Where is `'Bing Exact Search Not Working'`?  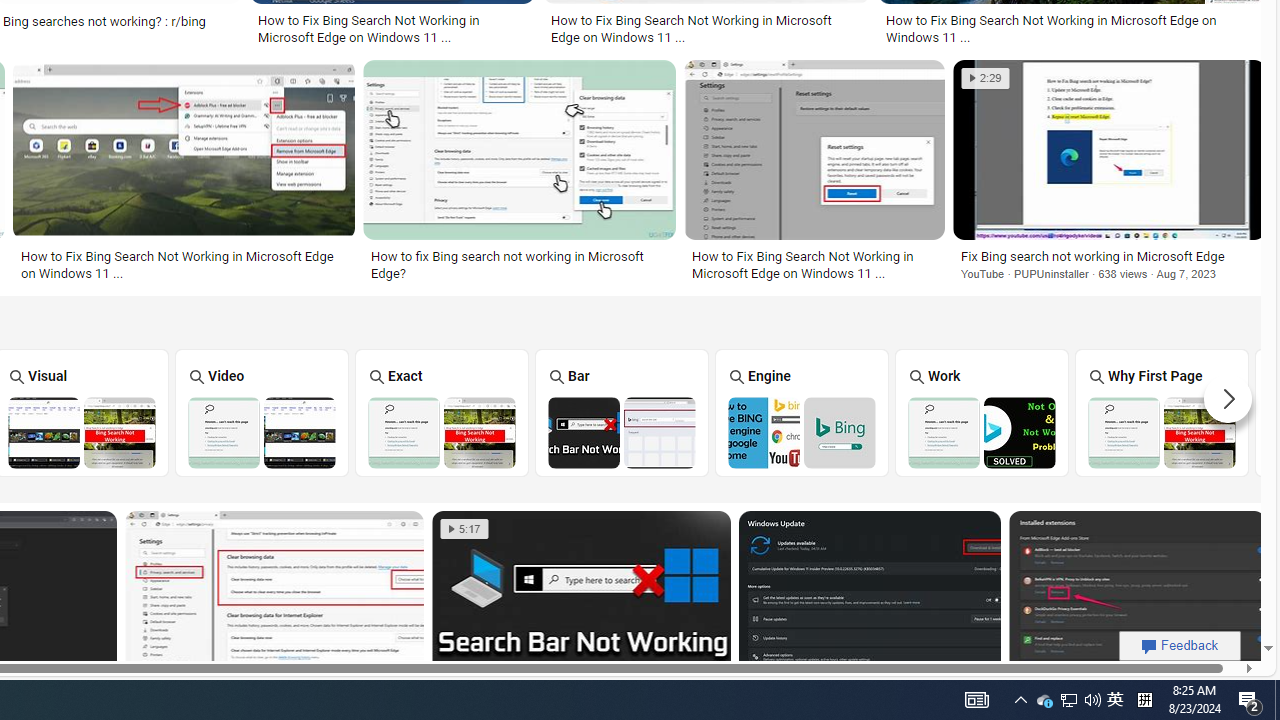
'Bing Exact Search Not Working' is located at coordinates (440, 431).